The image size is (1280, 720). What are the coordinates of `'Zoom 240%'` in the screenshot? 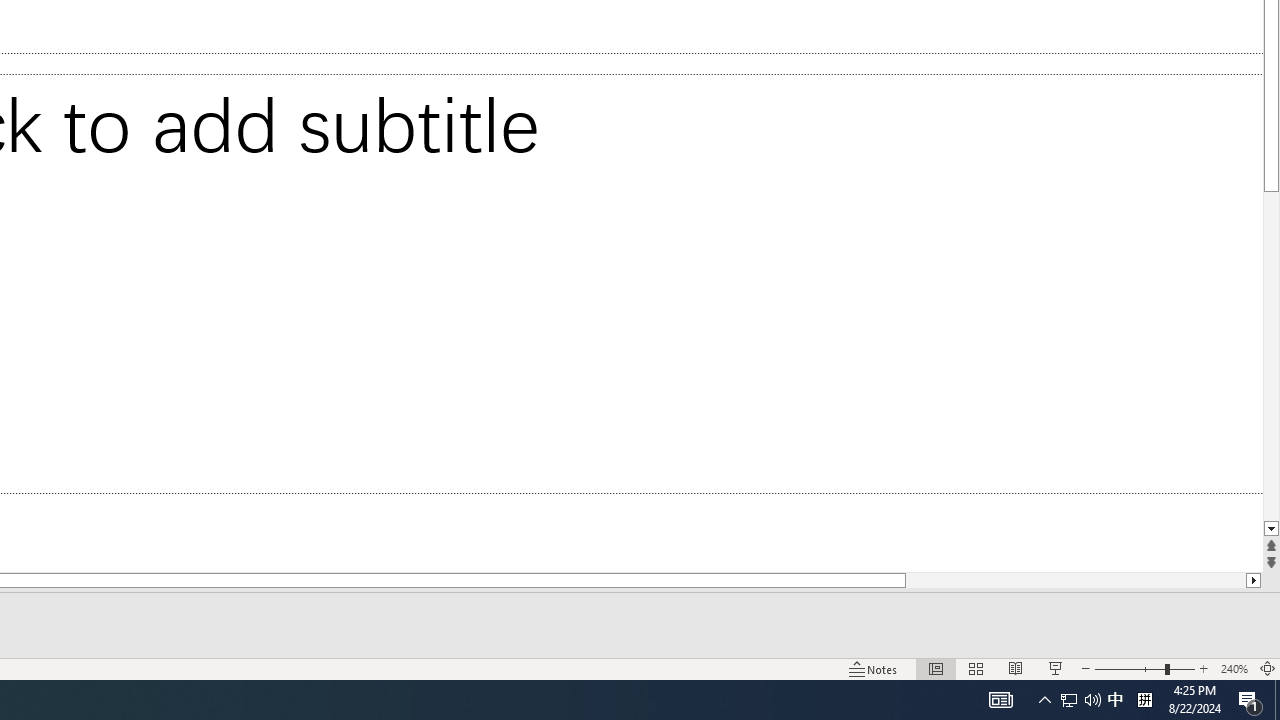 It's located at (1233, 669).